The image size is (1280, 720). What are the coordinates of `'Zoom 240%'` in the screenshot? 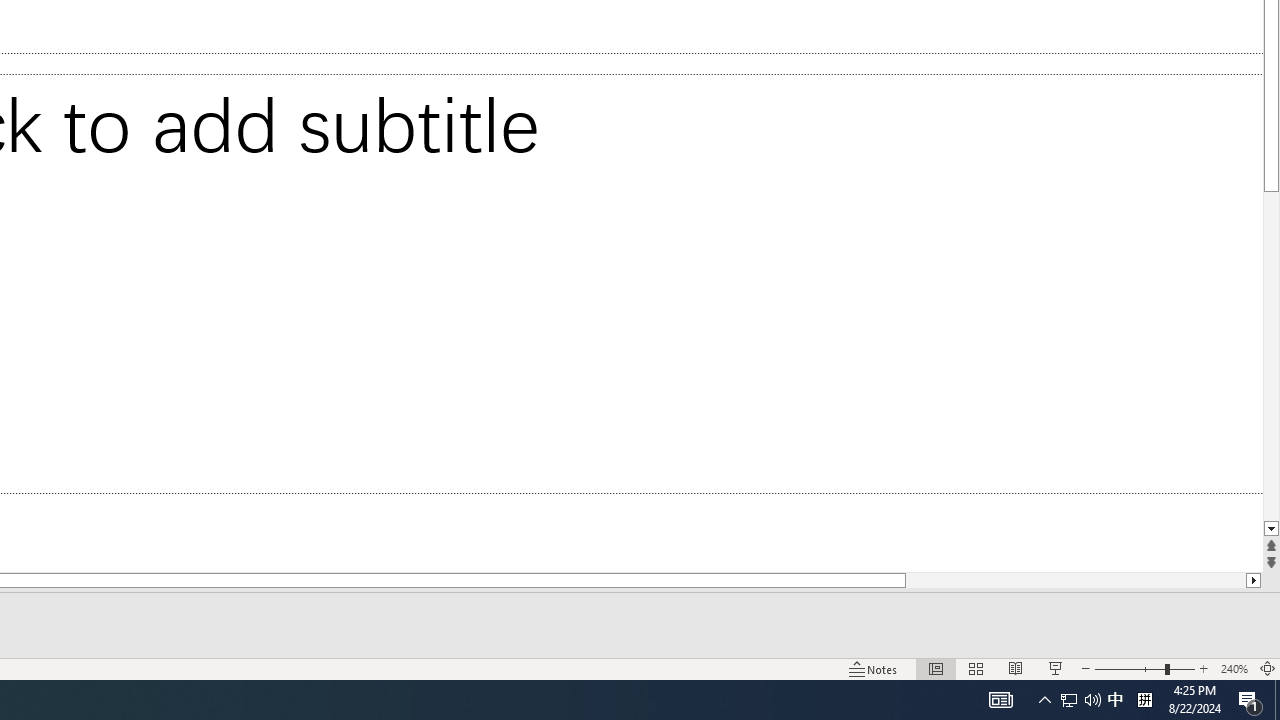 It's located at (1233, 669).